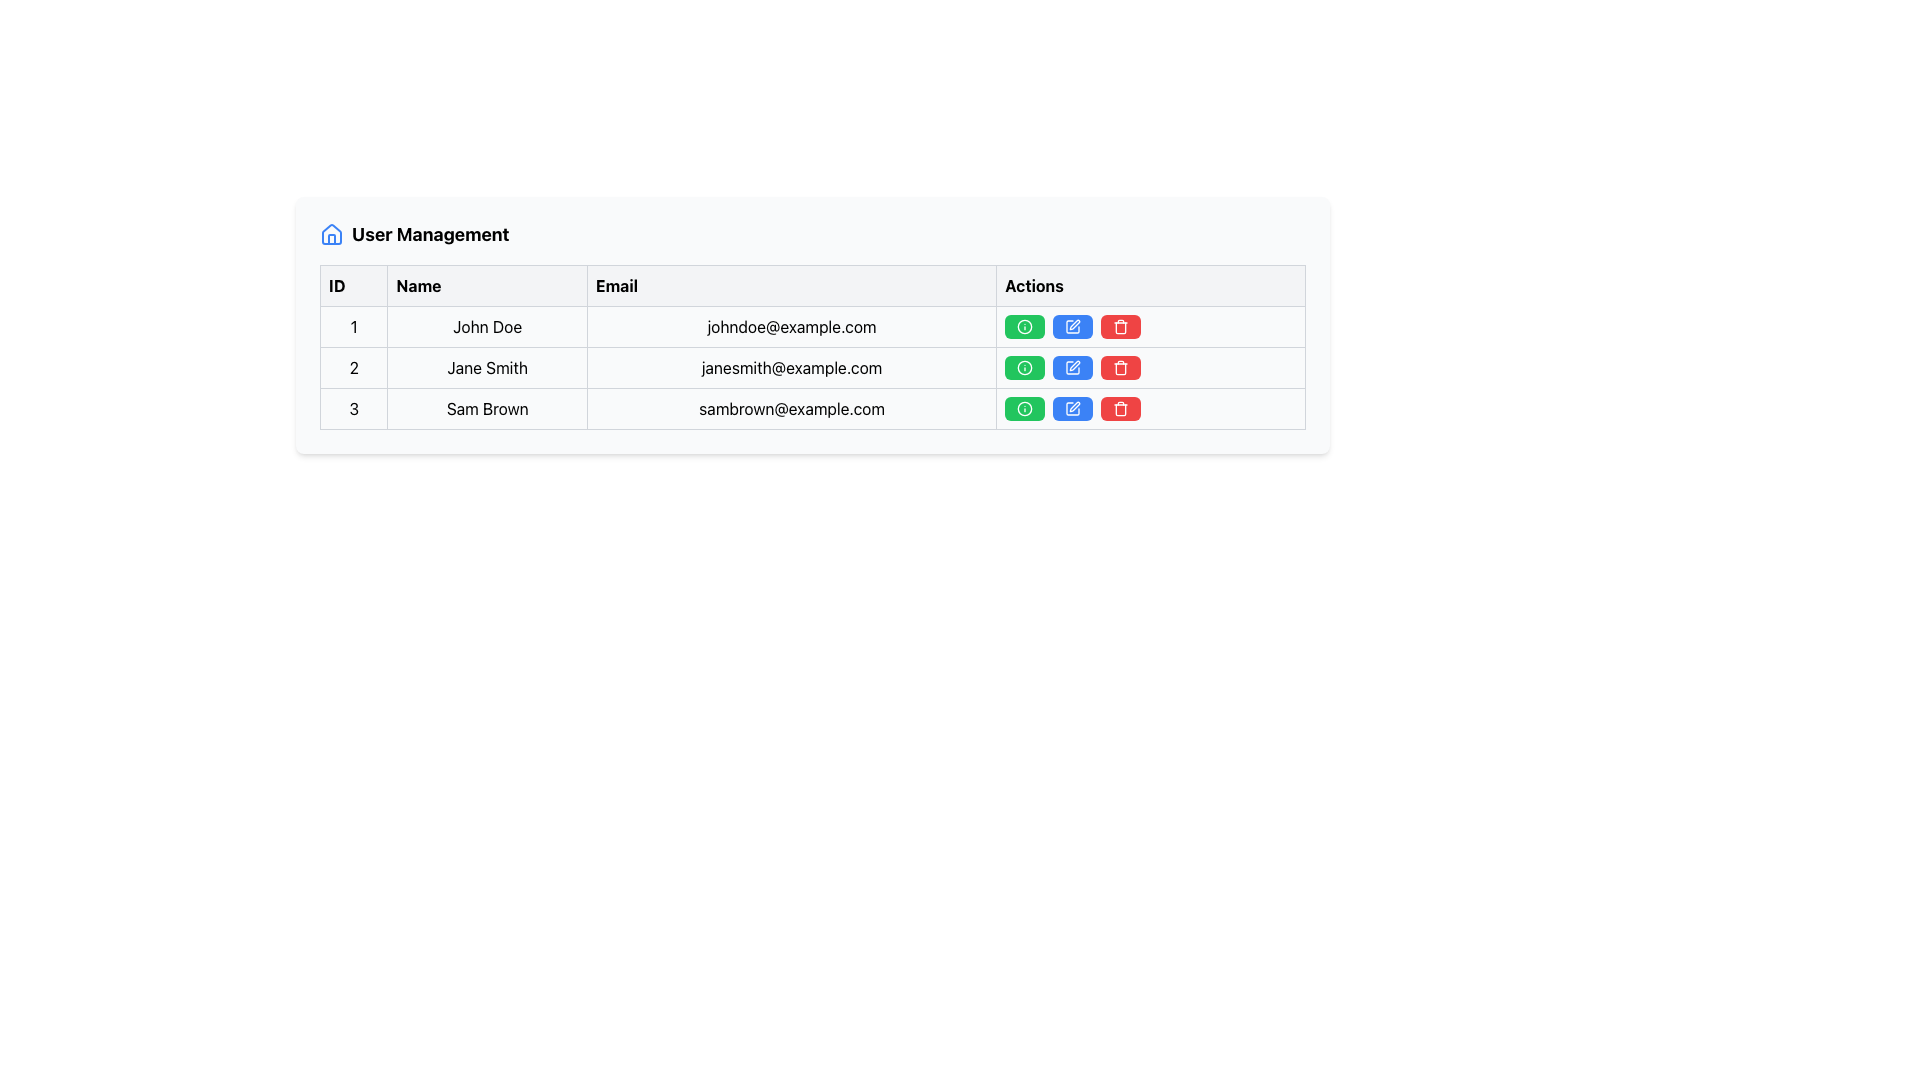 This screenshot has width=1920, height=1080. I want to click on text from the Text Label displaying 'Sam Brown' located in the third row of the table under the 'Name' column, so click(487, 407).